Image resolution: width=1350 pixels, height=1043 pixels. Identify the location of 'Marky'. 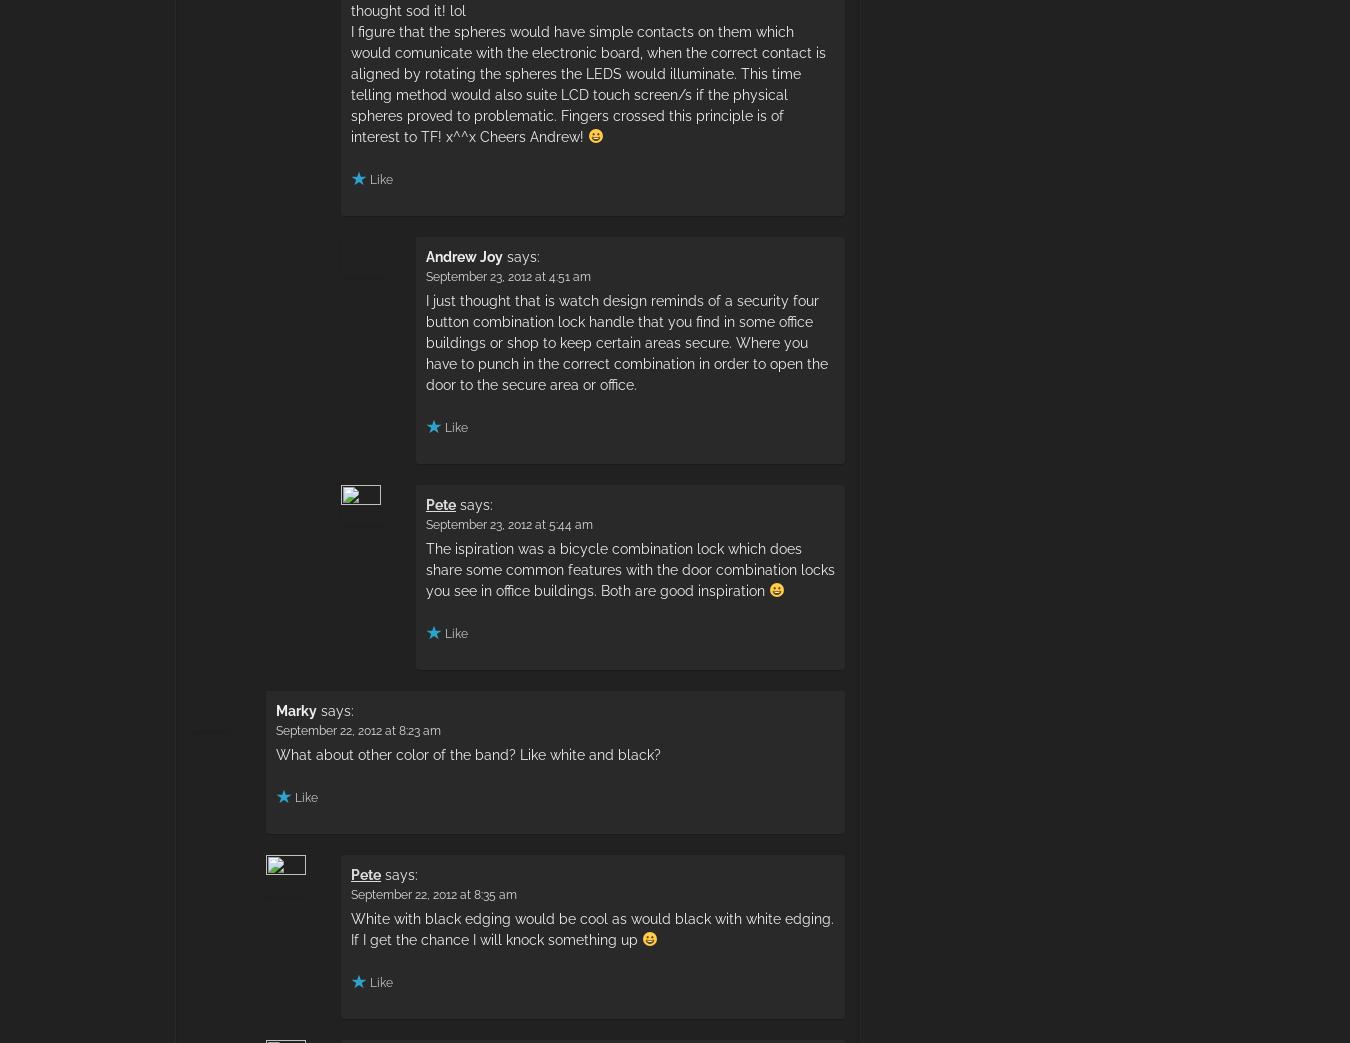
(274, 709).